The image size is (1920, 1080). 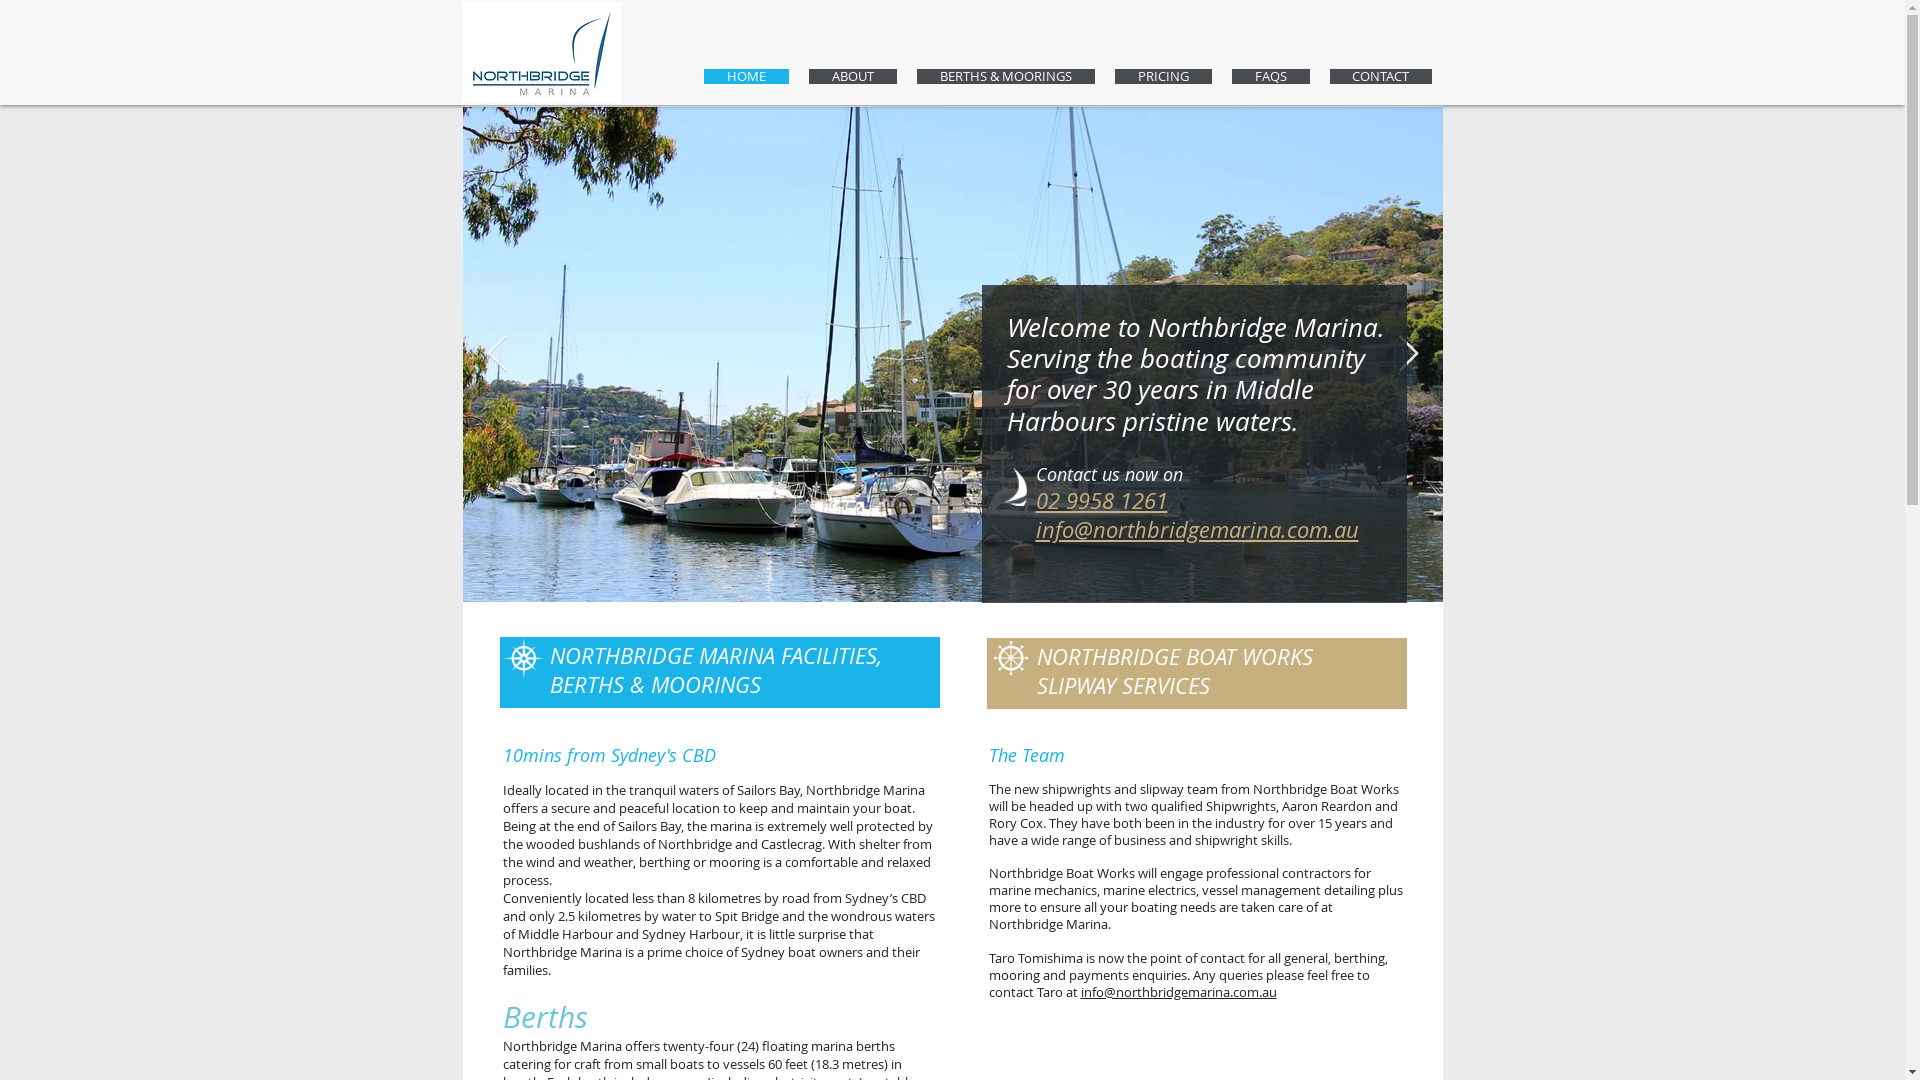 What do you see at coordinates (1079, 991) in the screenshot?
I see `'info@northbridgemarina.com.au'` at bounding box center [1079, 991].